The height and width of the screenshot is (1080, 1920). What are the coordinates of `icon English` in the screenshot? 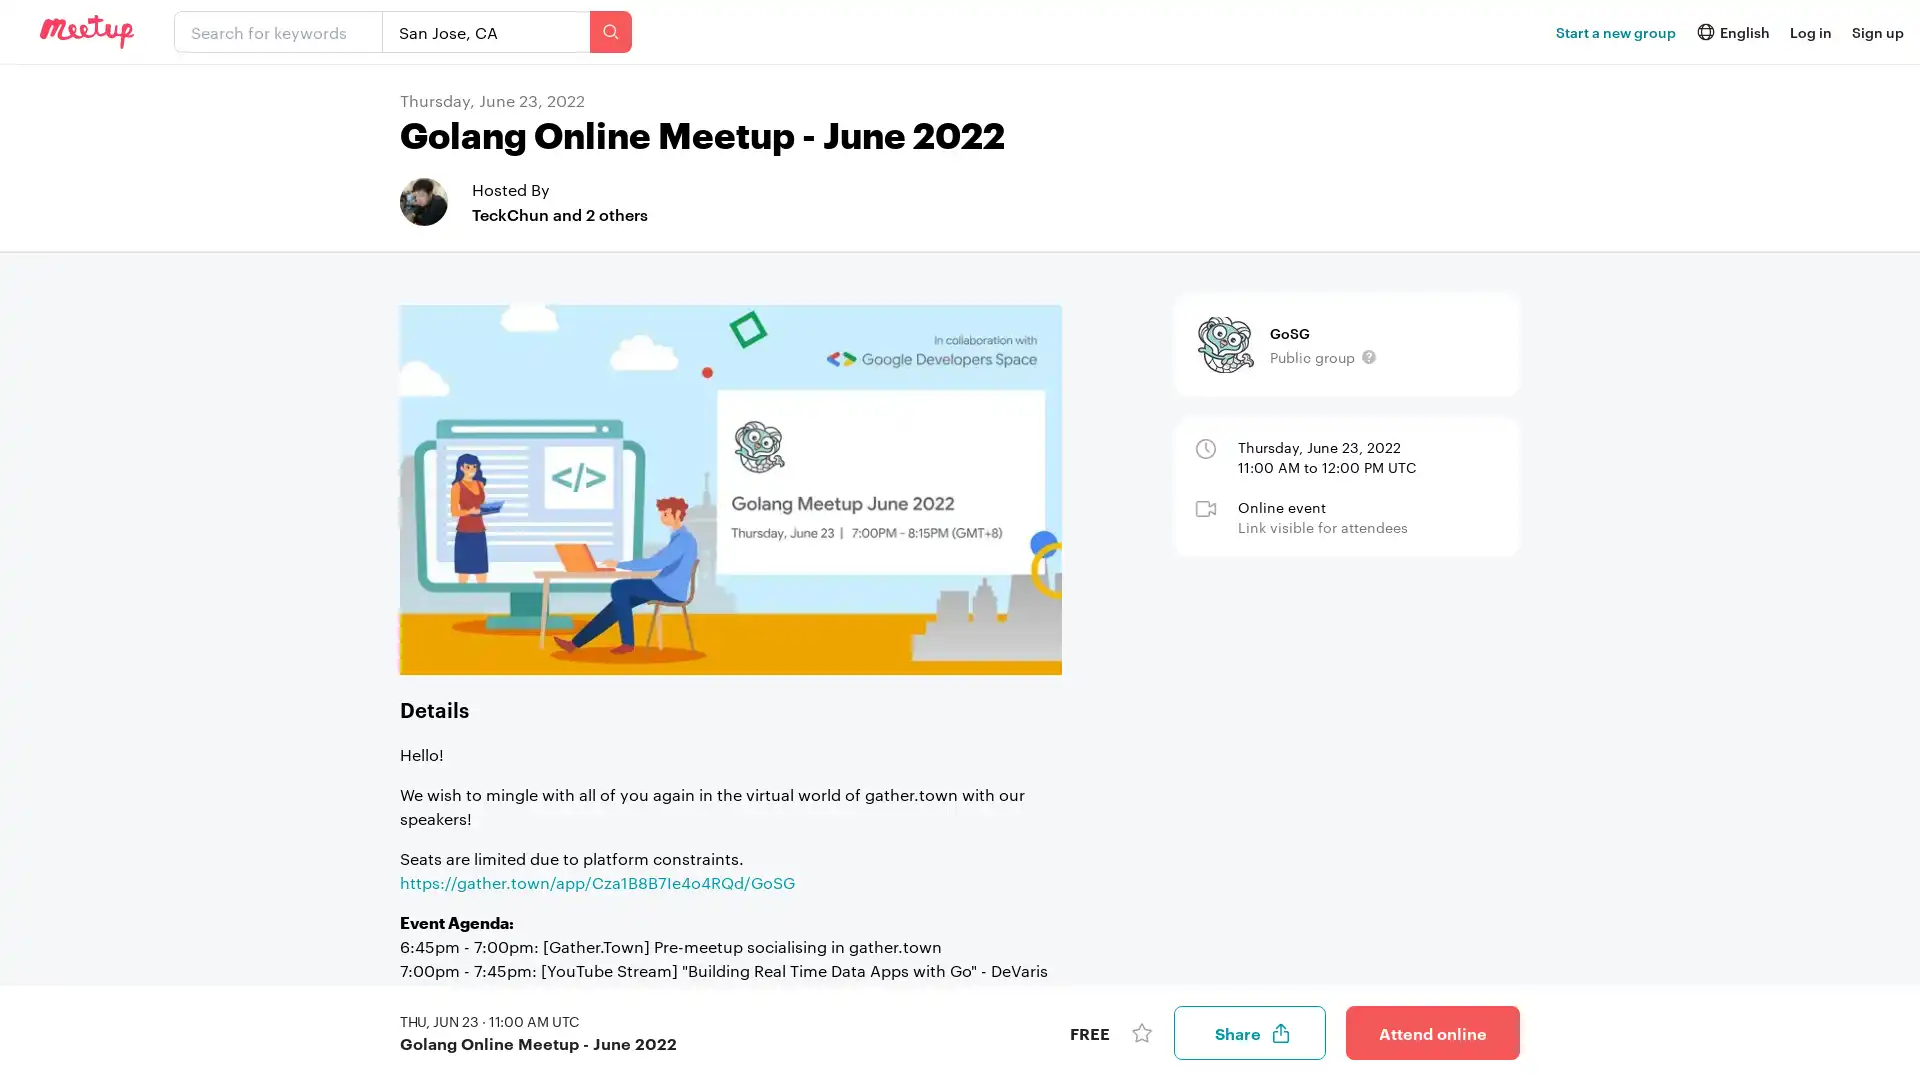 It's located at (1731, 31).